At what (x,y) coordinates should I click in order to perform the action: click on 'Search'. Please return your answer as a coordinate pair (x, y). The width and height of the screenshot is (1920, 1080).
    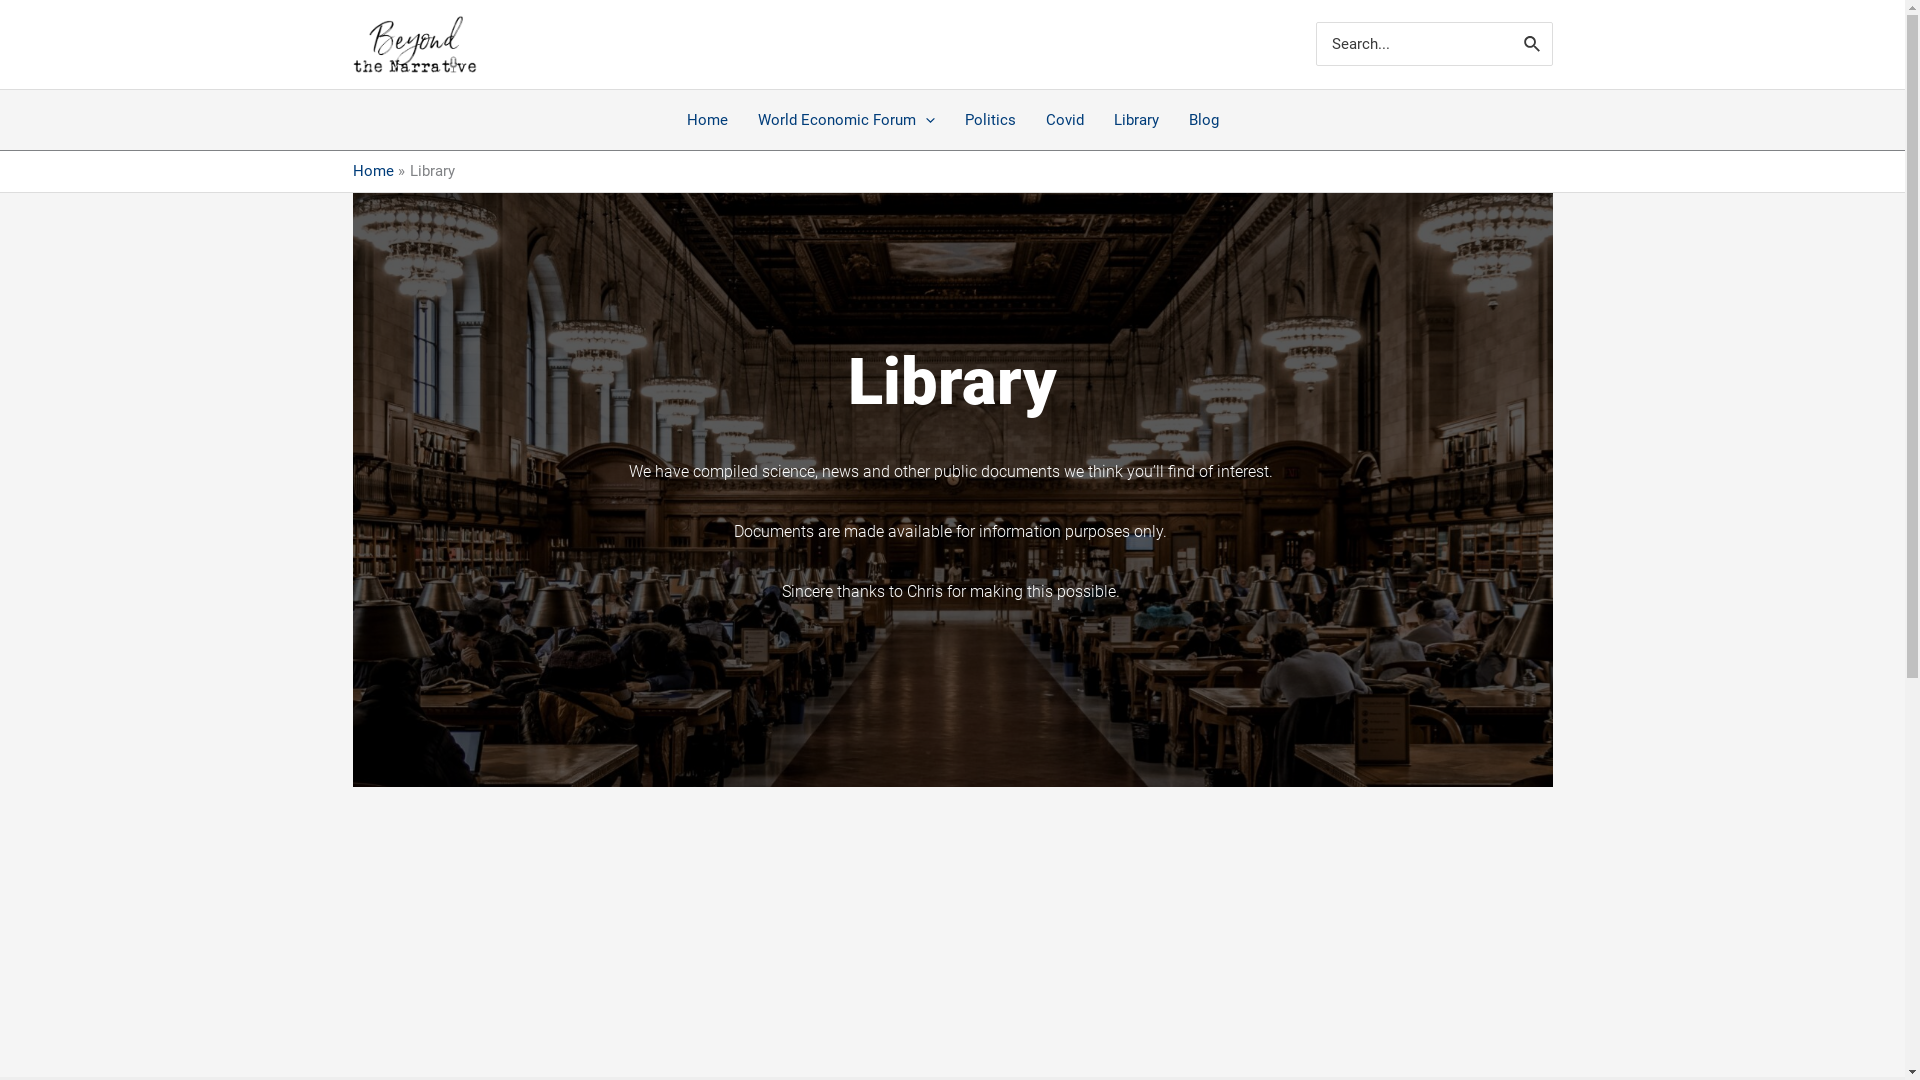
    Looking at the image, I should click on (1531, 43).